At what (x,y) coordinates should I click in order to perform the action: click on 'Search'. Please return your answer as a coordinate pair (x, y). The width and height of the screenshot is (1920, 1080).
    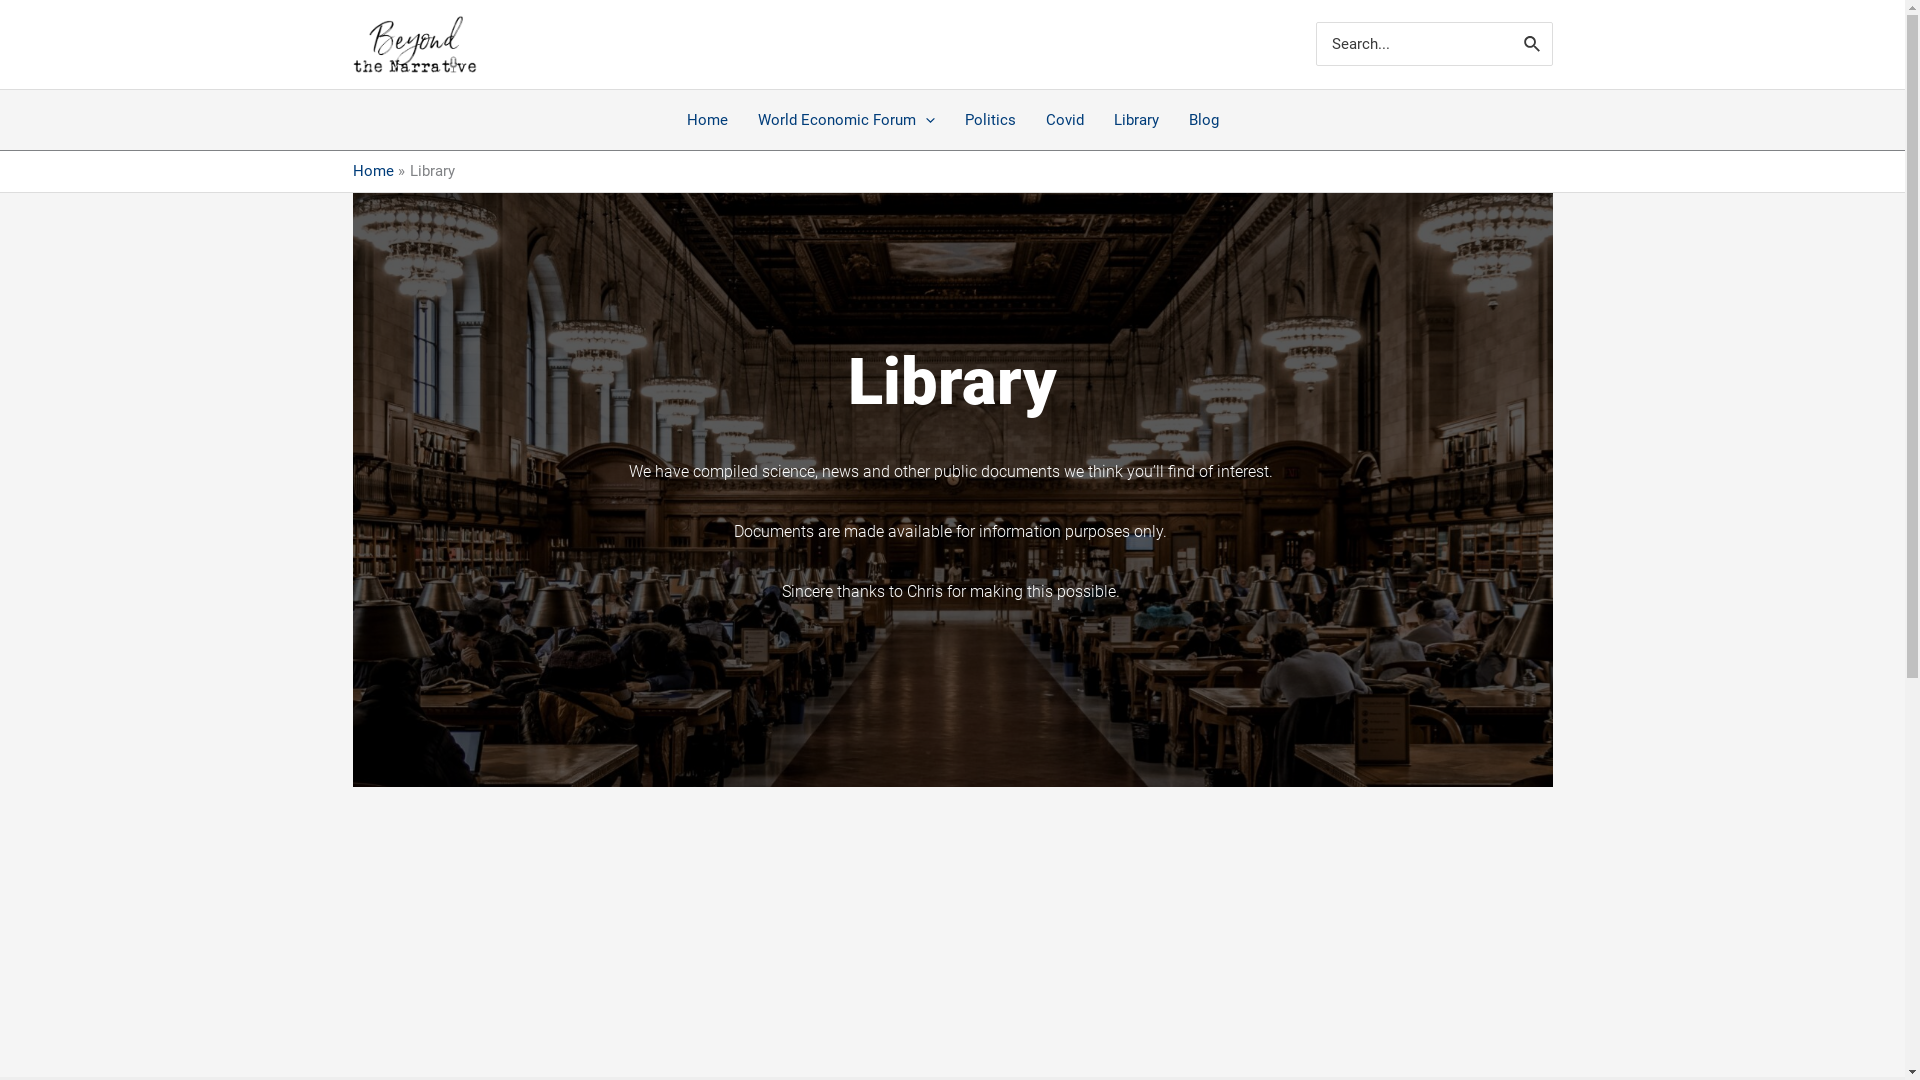
    Looking at the image, I should click on (1531, 43).